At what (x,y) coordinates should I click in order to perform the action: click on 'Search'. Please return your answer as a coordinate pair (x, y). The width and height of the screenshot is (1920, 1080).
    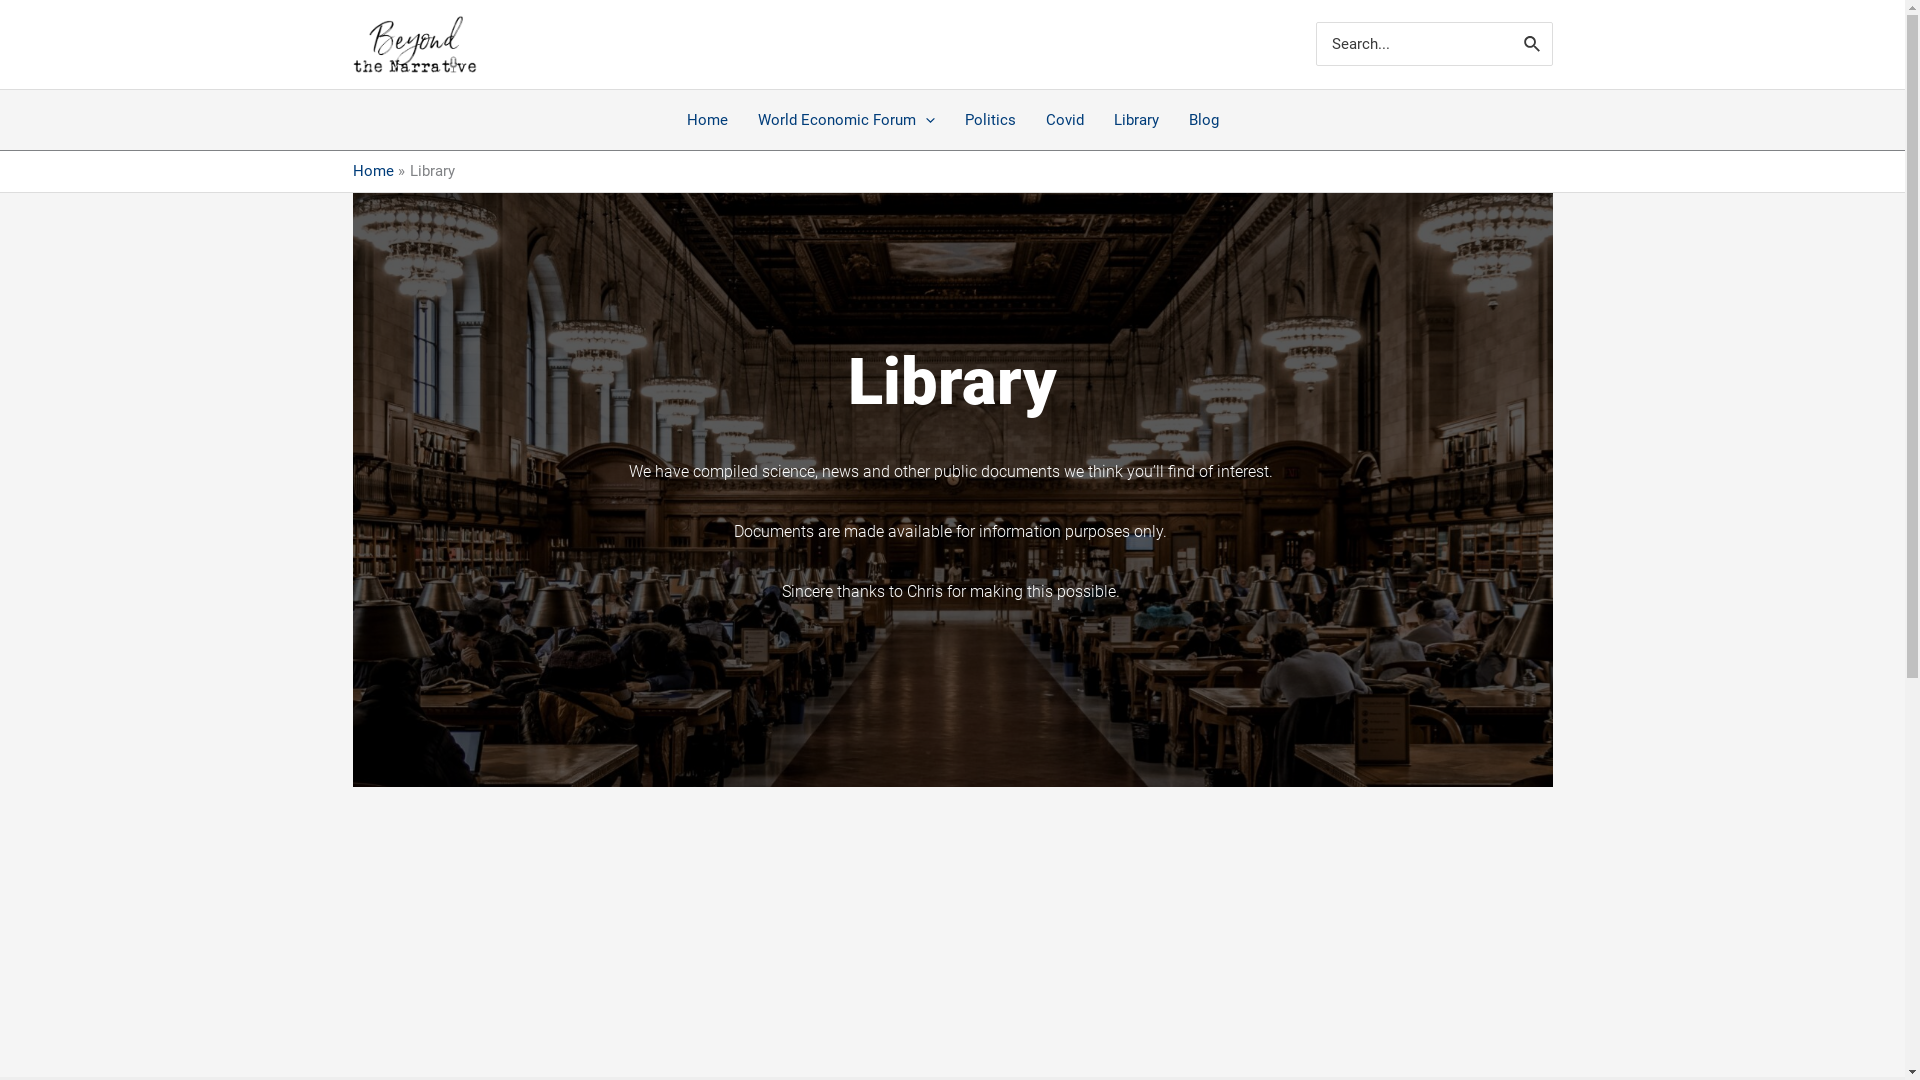
    Looking at the image, I should click on (1531, 43).